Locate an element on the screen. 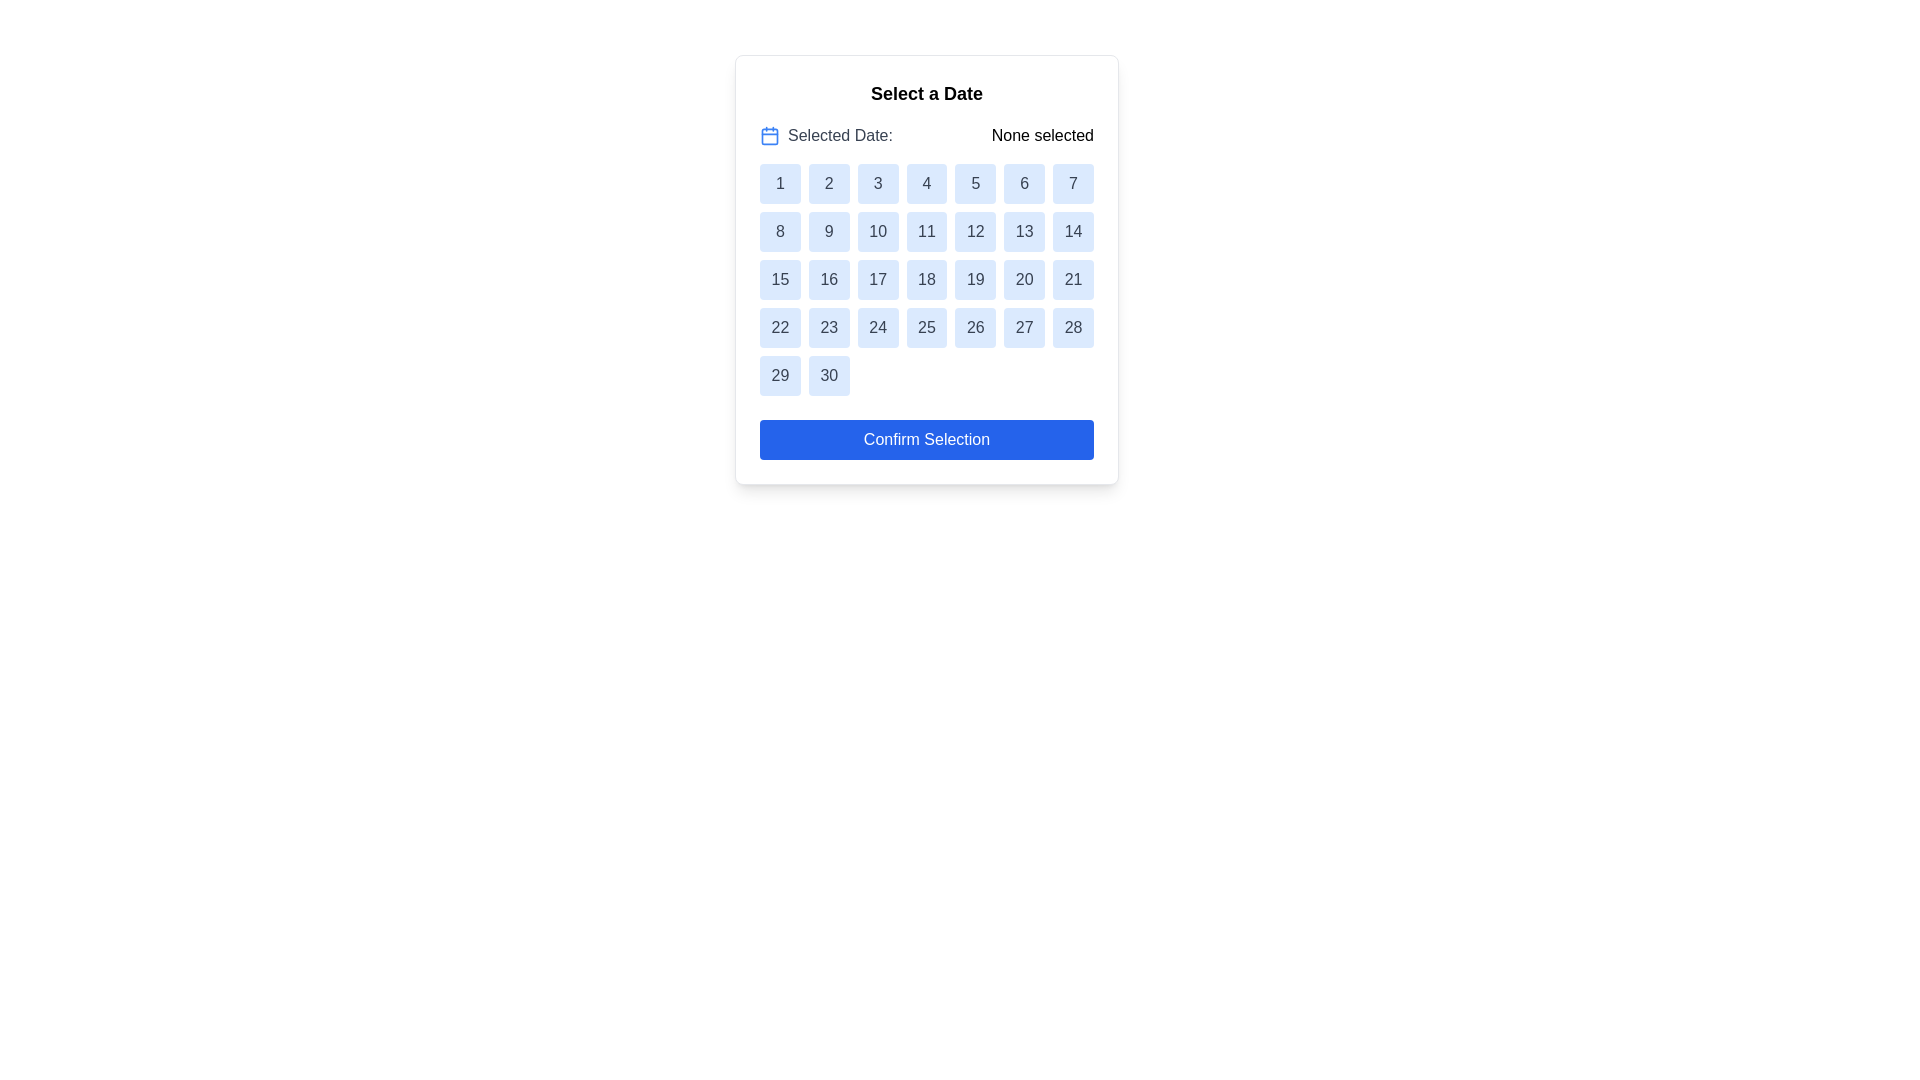 The width and height of the screenshot is (1920, 1080). displayed text 'None selected' from the text label located to the right of 'Selected Date:' in the modal window is located at coordinates (1041, 135).